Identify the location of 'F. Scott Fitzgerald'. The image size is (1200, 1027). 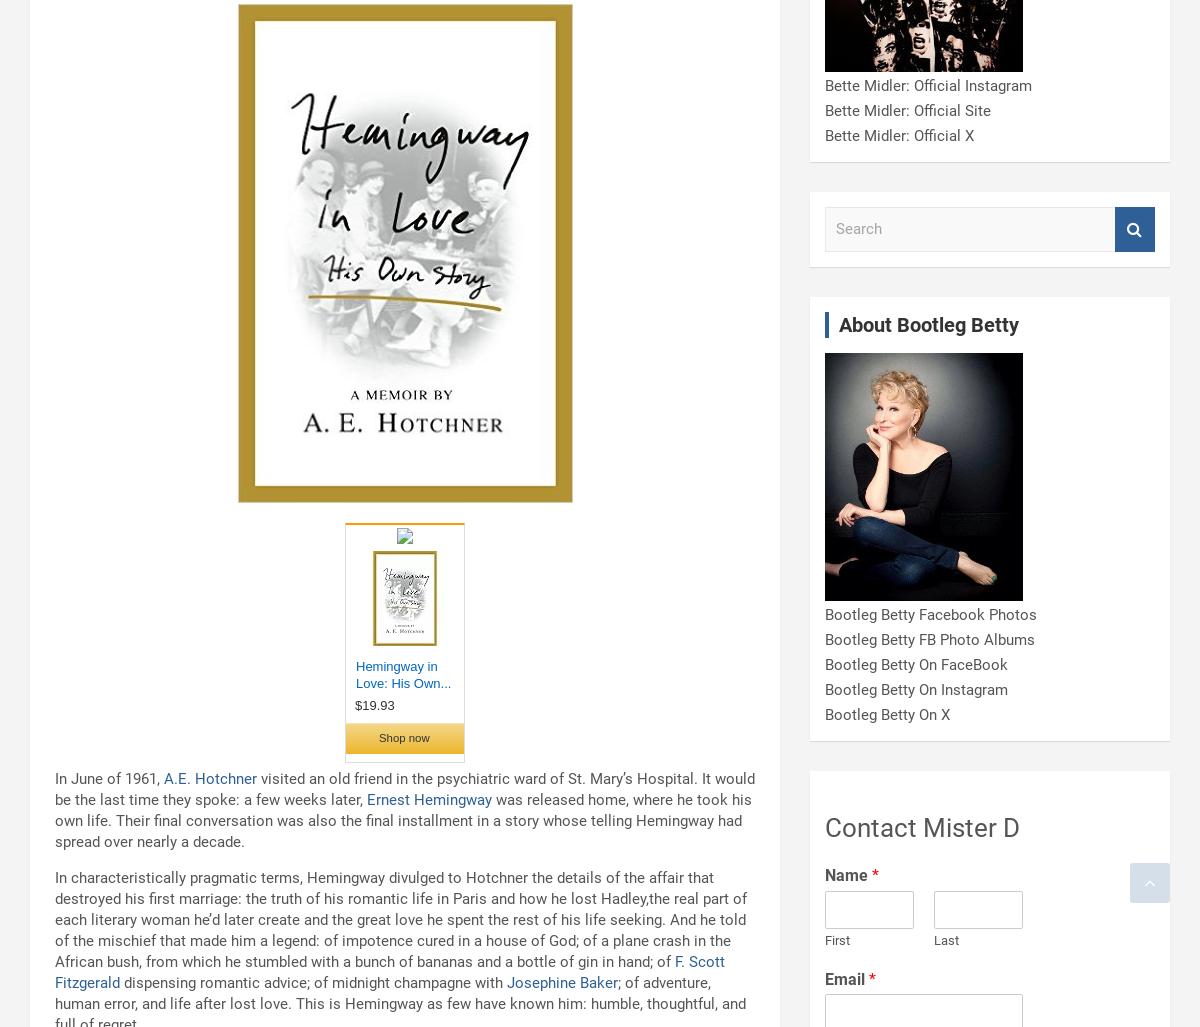
(390, 971).